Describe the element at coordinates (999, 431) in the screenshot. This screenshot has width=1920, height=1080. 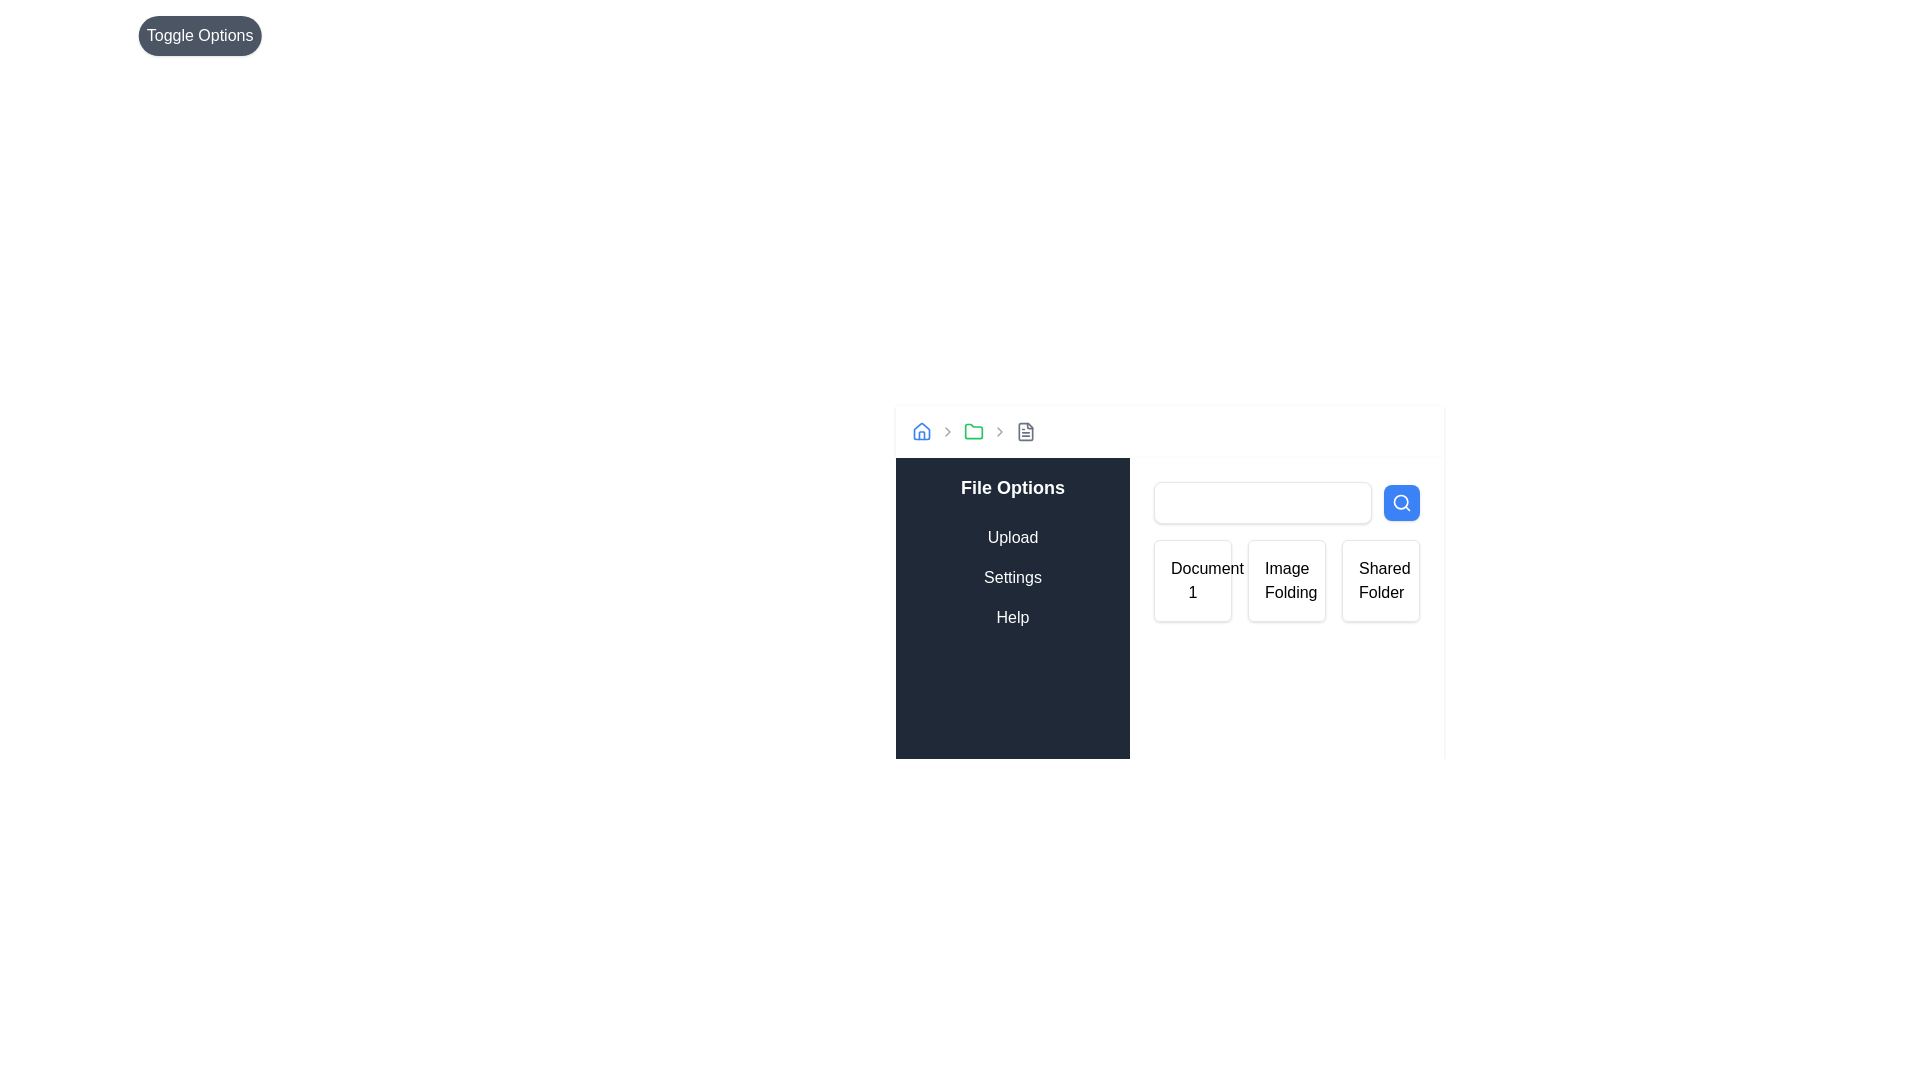
I see `the third right-chevron icon in the breadcrumb navigation interface to interact with it` at that location.